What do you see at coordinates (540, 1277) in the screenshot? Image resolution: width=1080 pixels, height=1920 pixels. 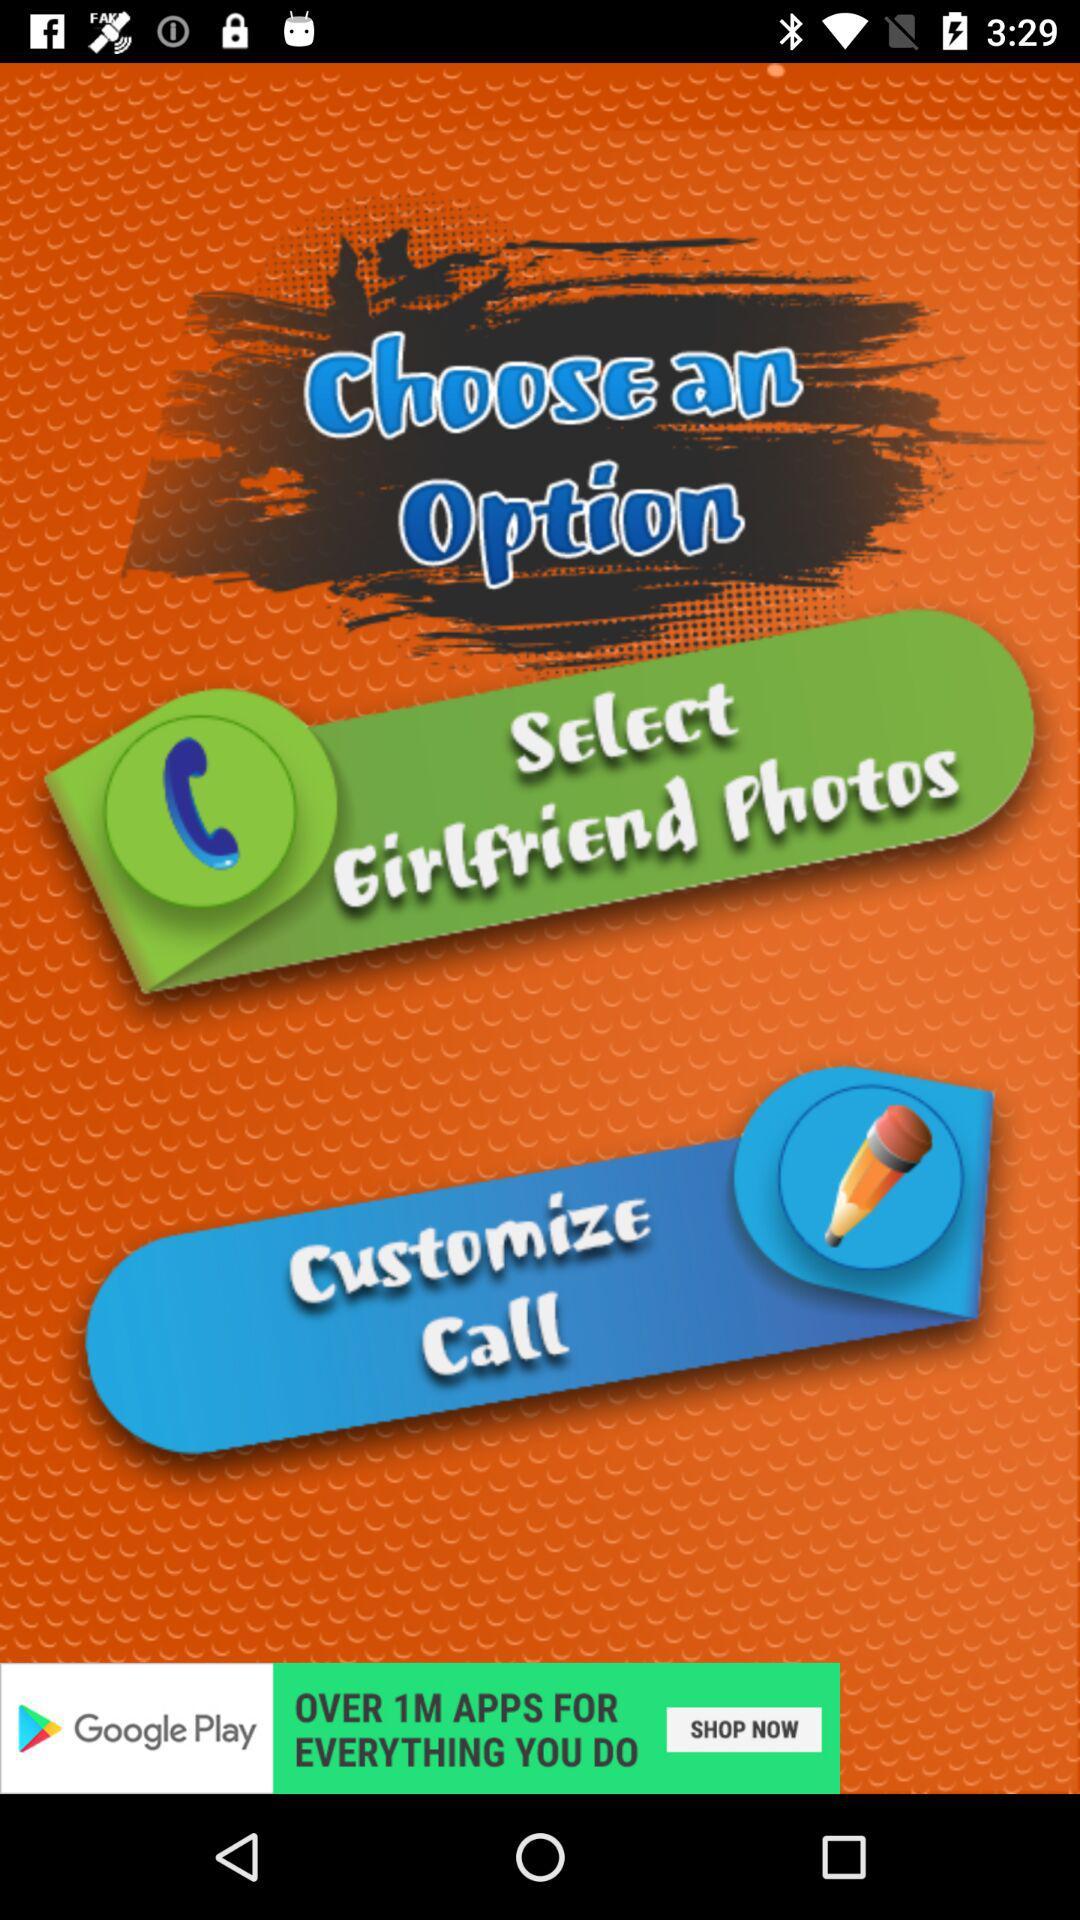 I see `customize phone call` at bounding box center [540, 1277].